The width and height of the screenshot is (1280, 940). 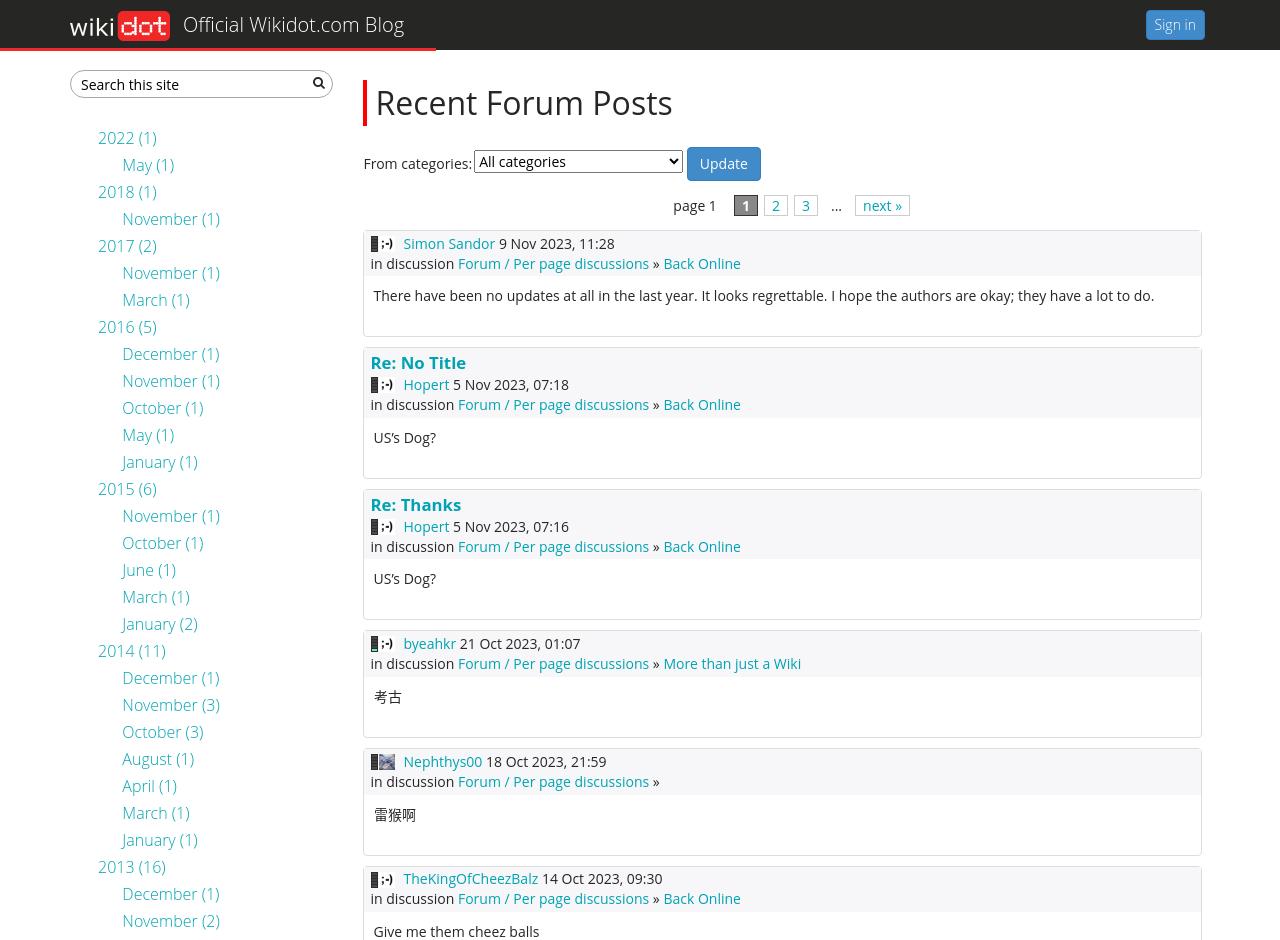 I want to click on '2015 (6)', so click(x=125, y=488).